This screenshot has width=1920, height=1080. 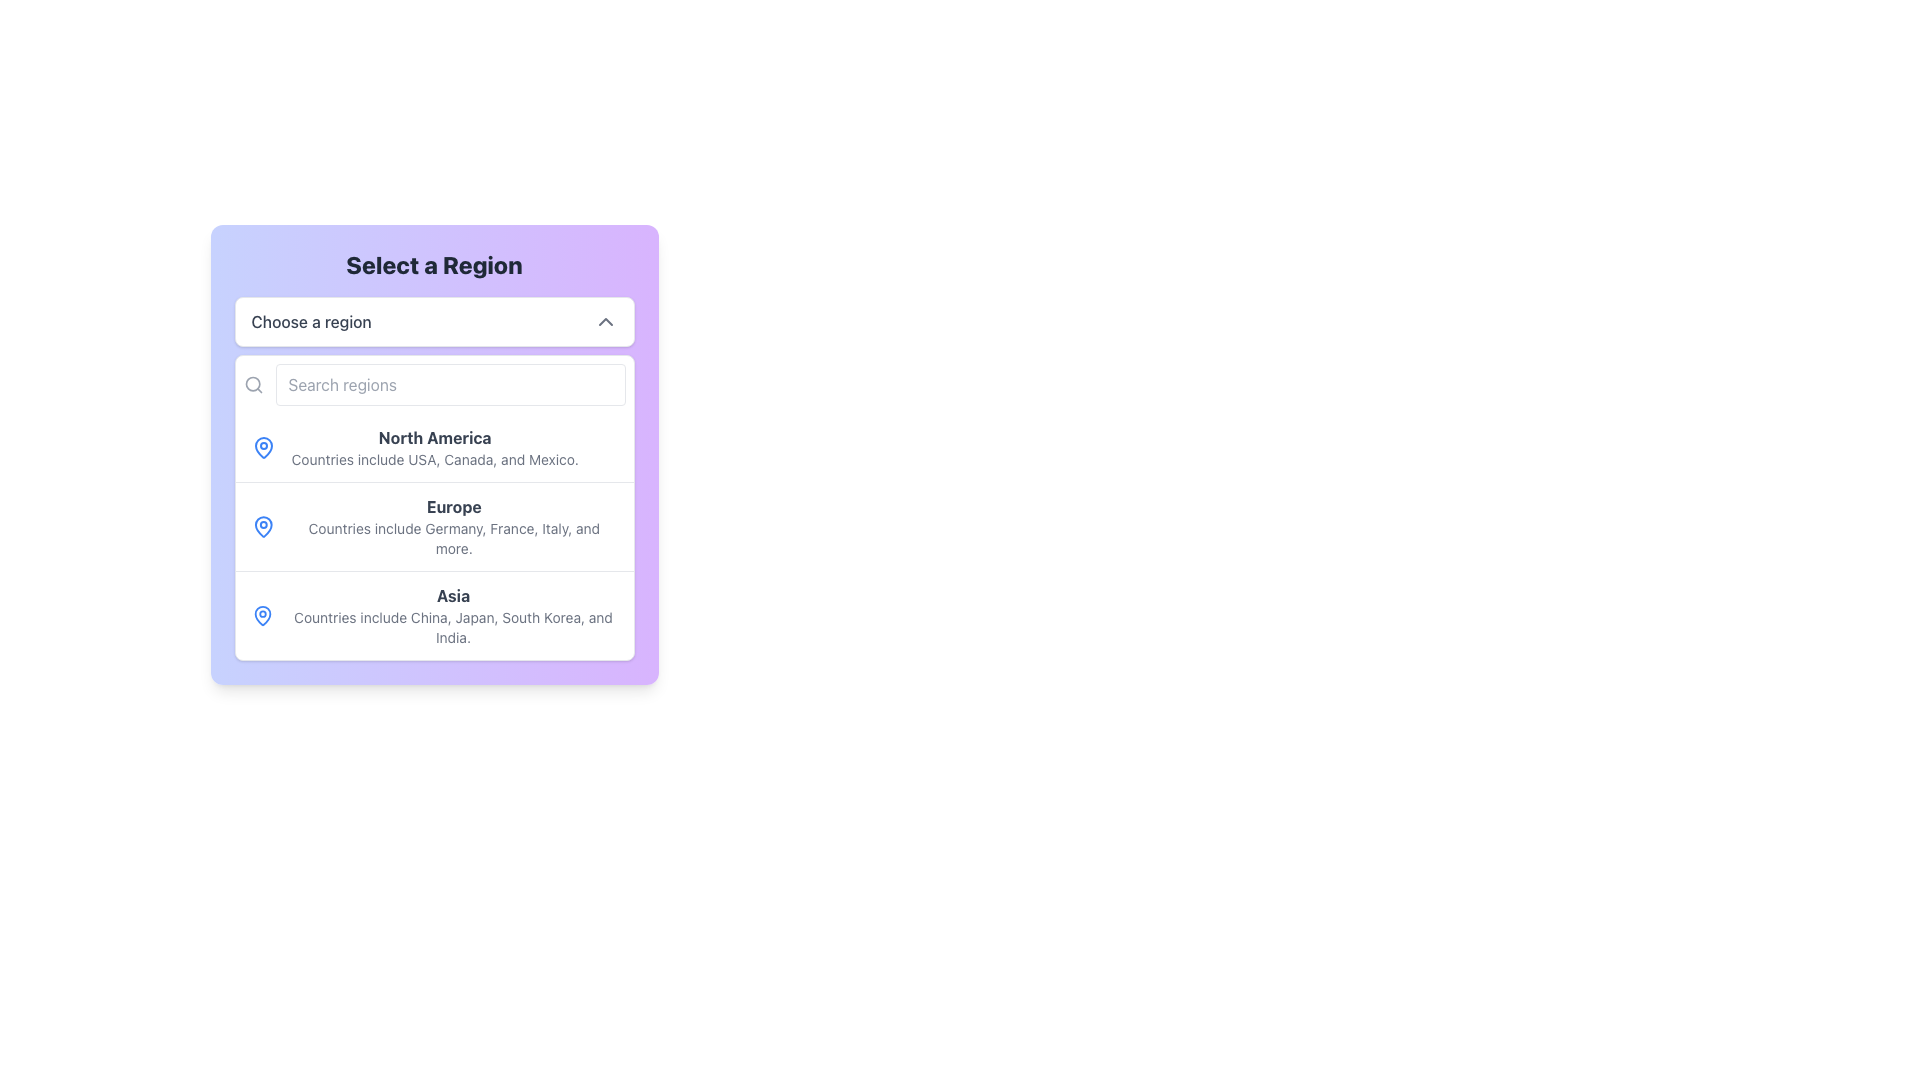 What do you see at coordinates (452, 615) in the screenshot?
I see `the third text block in the selectable list of regions labeled 'Select a Region', which displays information about the Asia region` at bounding box center [452, 615].